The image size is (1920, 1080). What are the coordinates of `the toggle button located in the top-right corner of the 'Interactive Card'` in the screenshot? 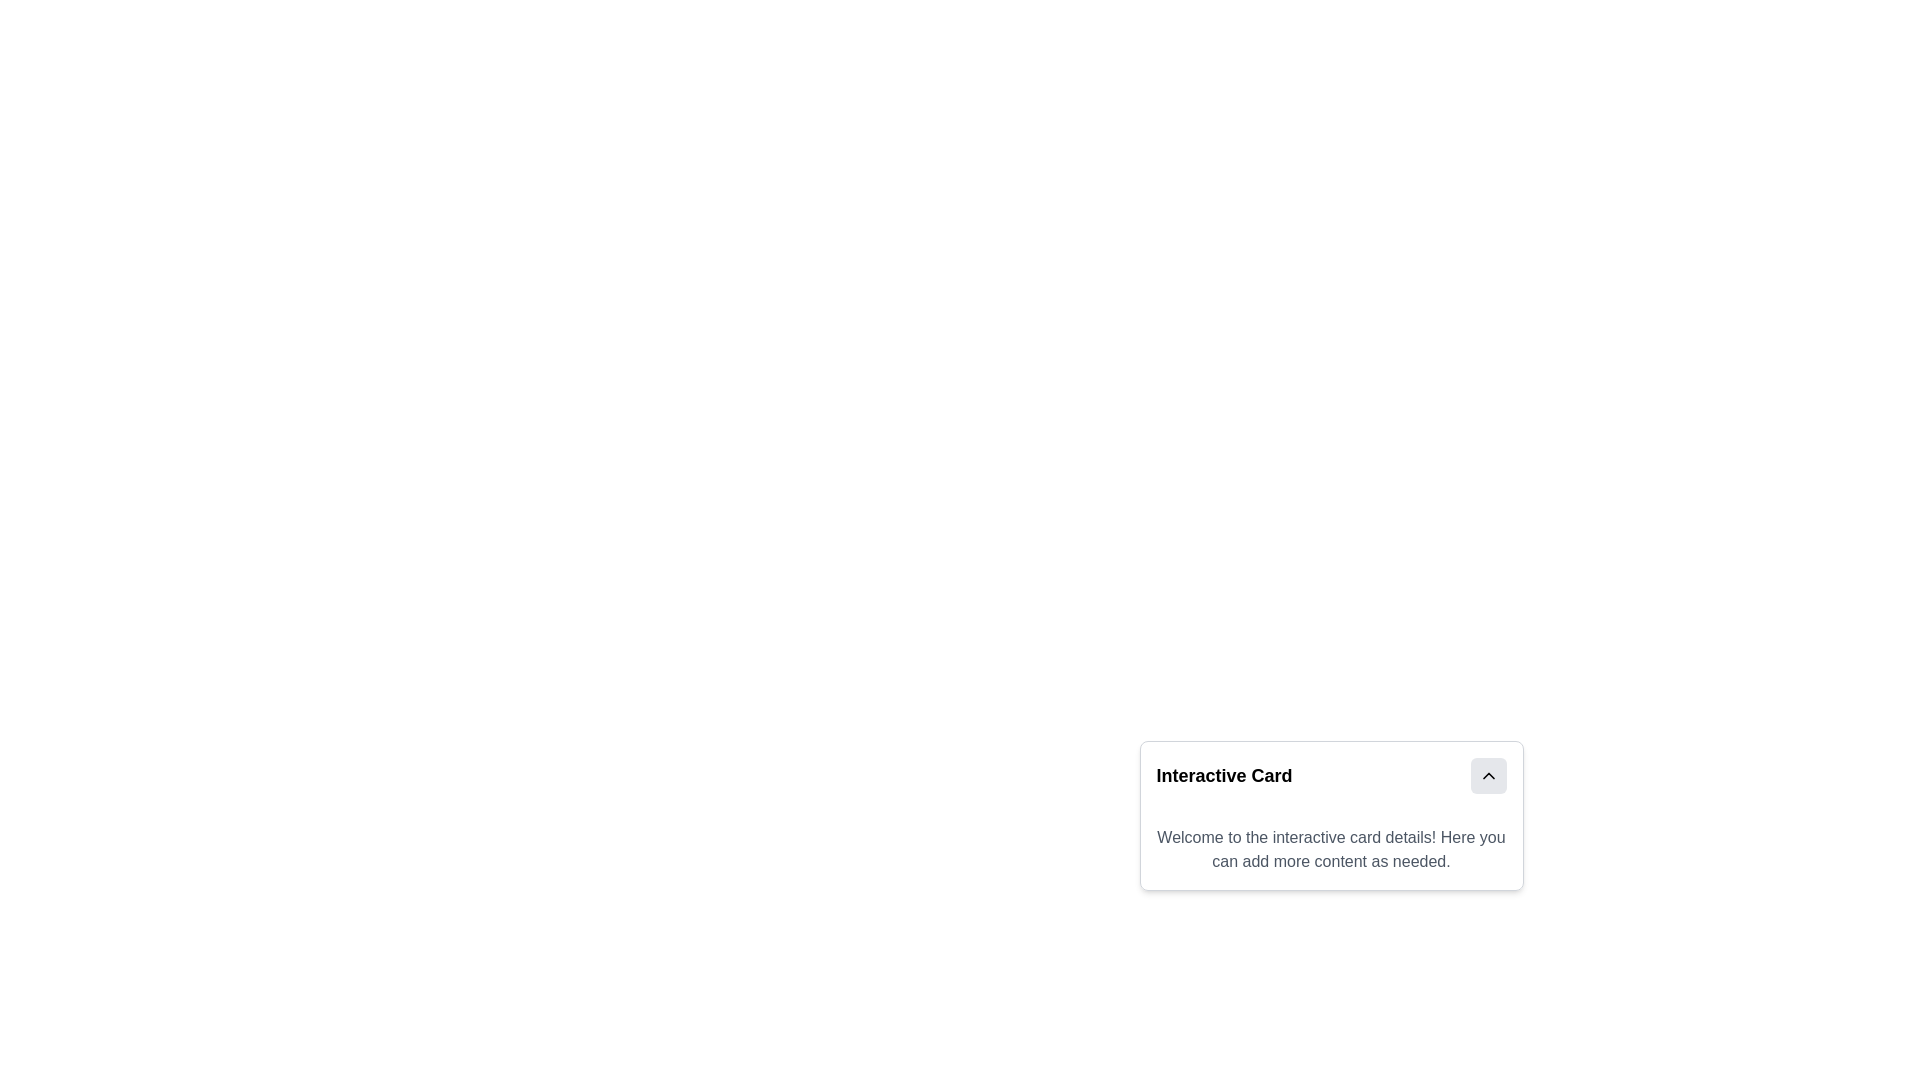 It's located at (1488, 774).